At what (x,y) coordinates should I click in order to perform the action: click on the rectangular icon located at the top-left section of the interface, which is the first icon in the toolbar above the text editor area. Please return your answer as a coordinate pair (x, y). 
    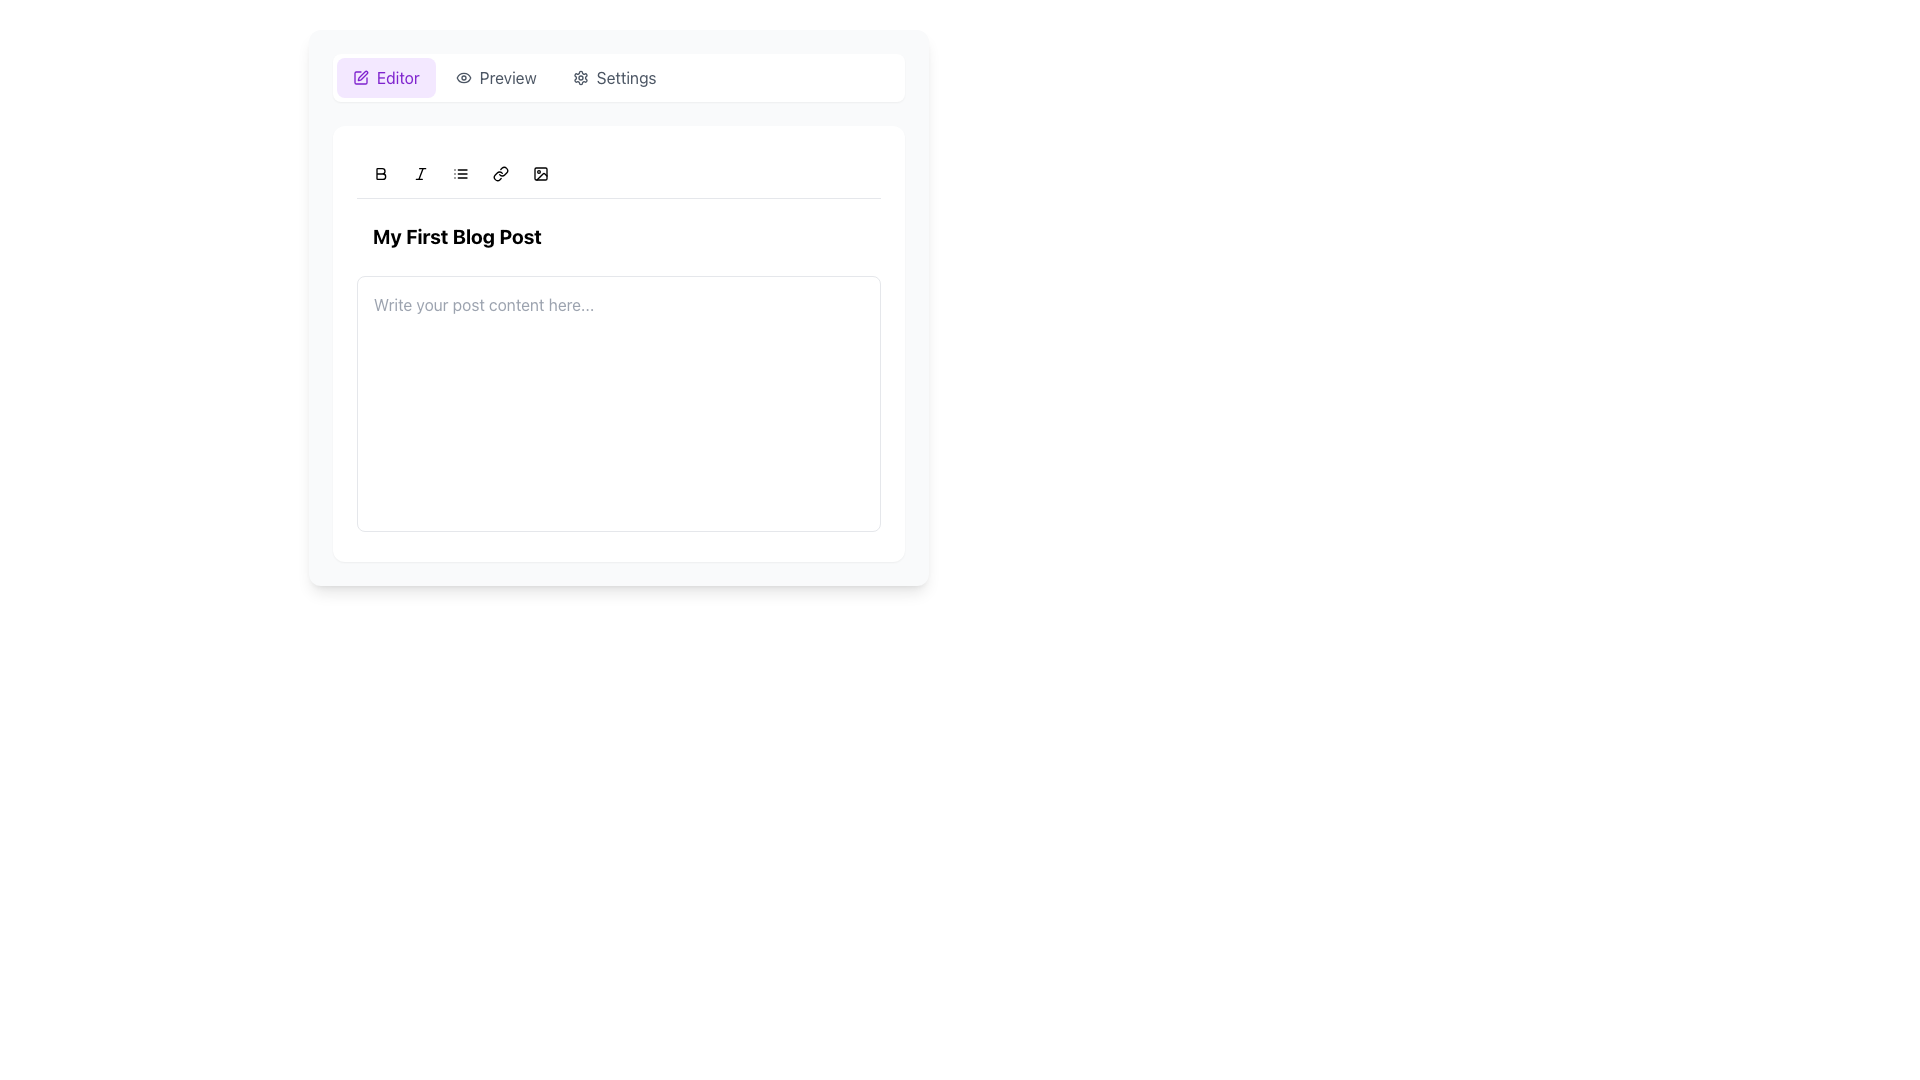
    Looking at the image, I should click on (360, 76).